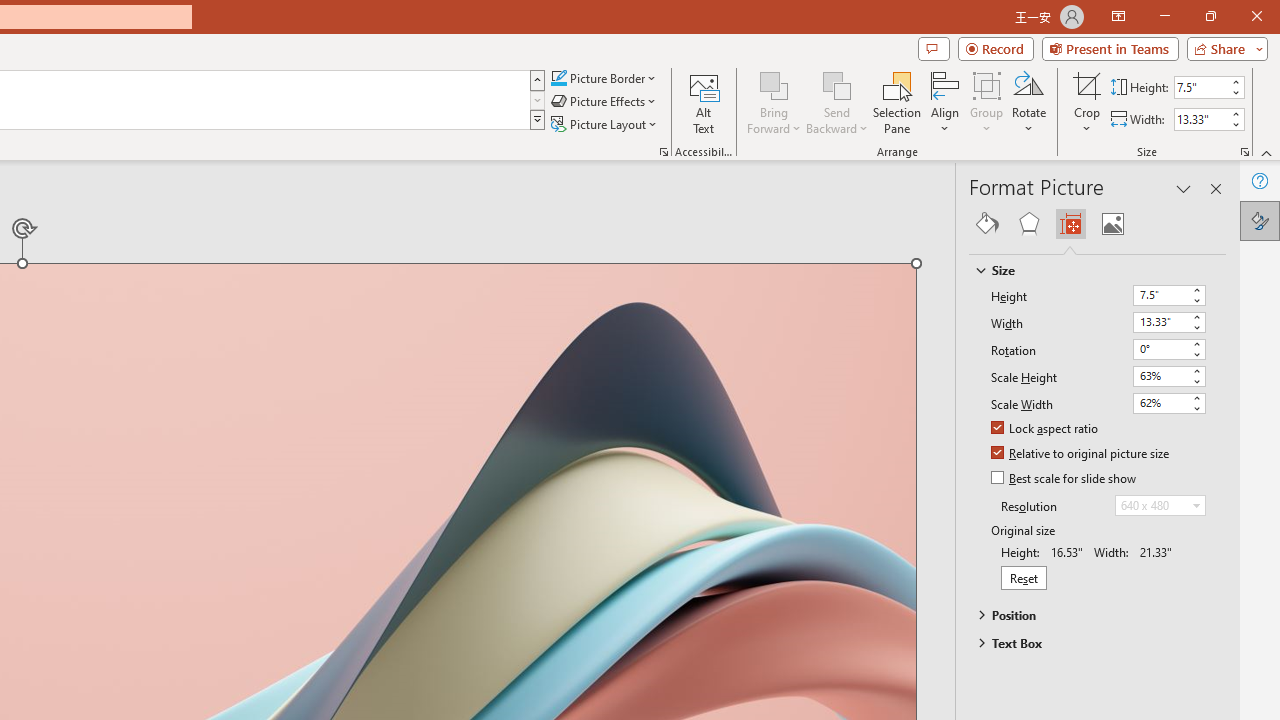  What do you see at coordinates (1160, 402) in the screenshot?
I see `'Scale Width'` at bounding box center [1160, 402].